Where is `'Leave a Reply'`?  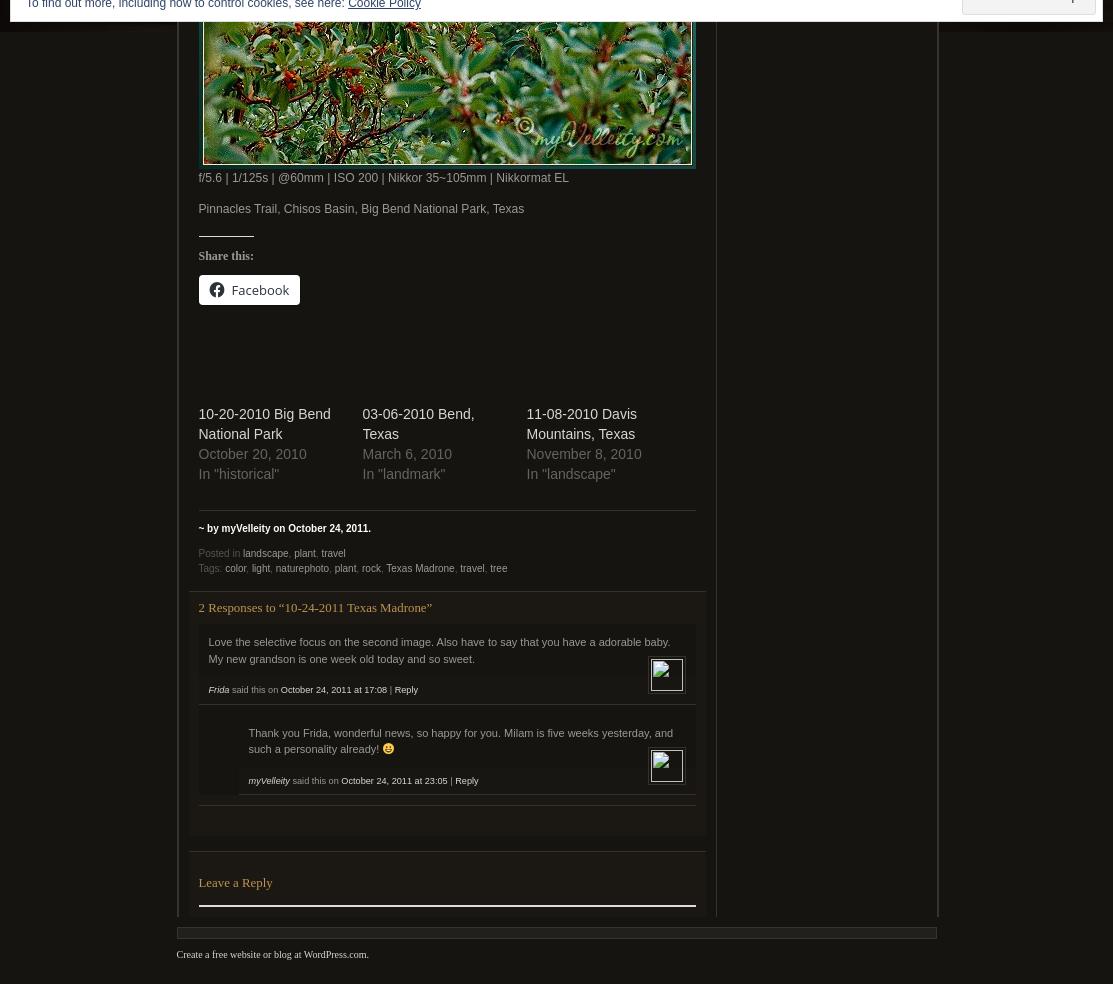
'Leave a Reply' is located at coordinates (234, 883).